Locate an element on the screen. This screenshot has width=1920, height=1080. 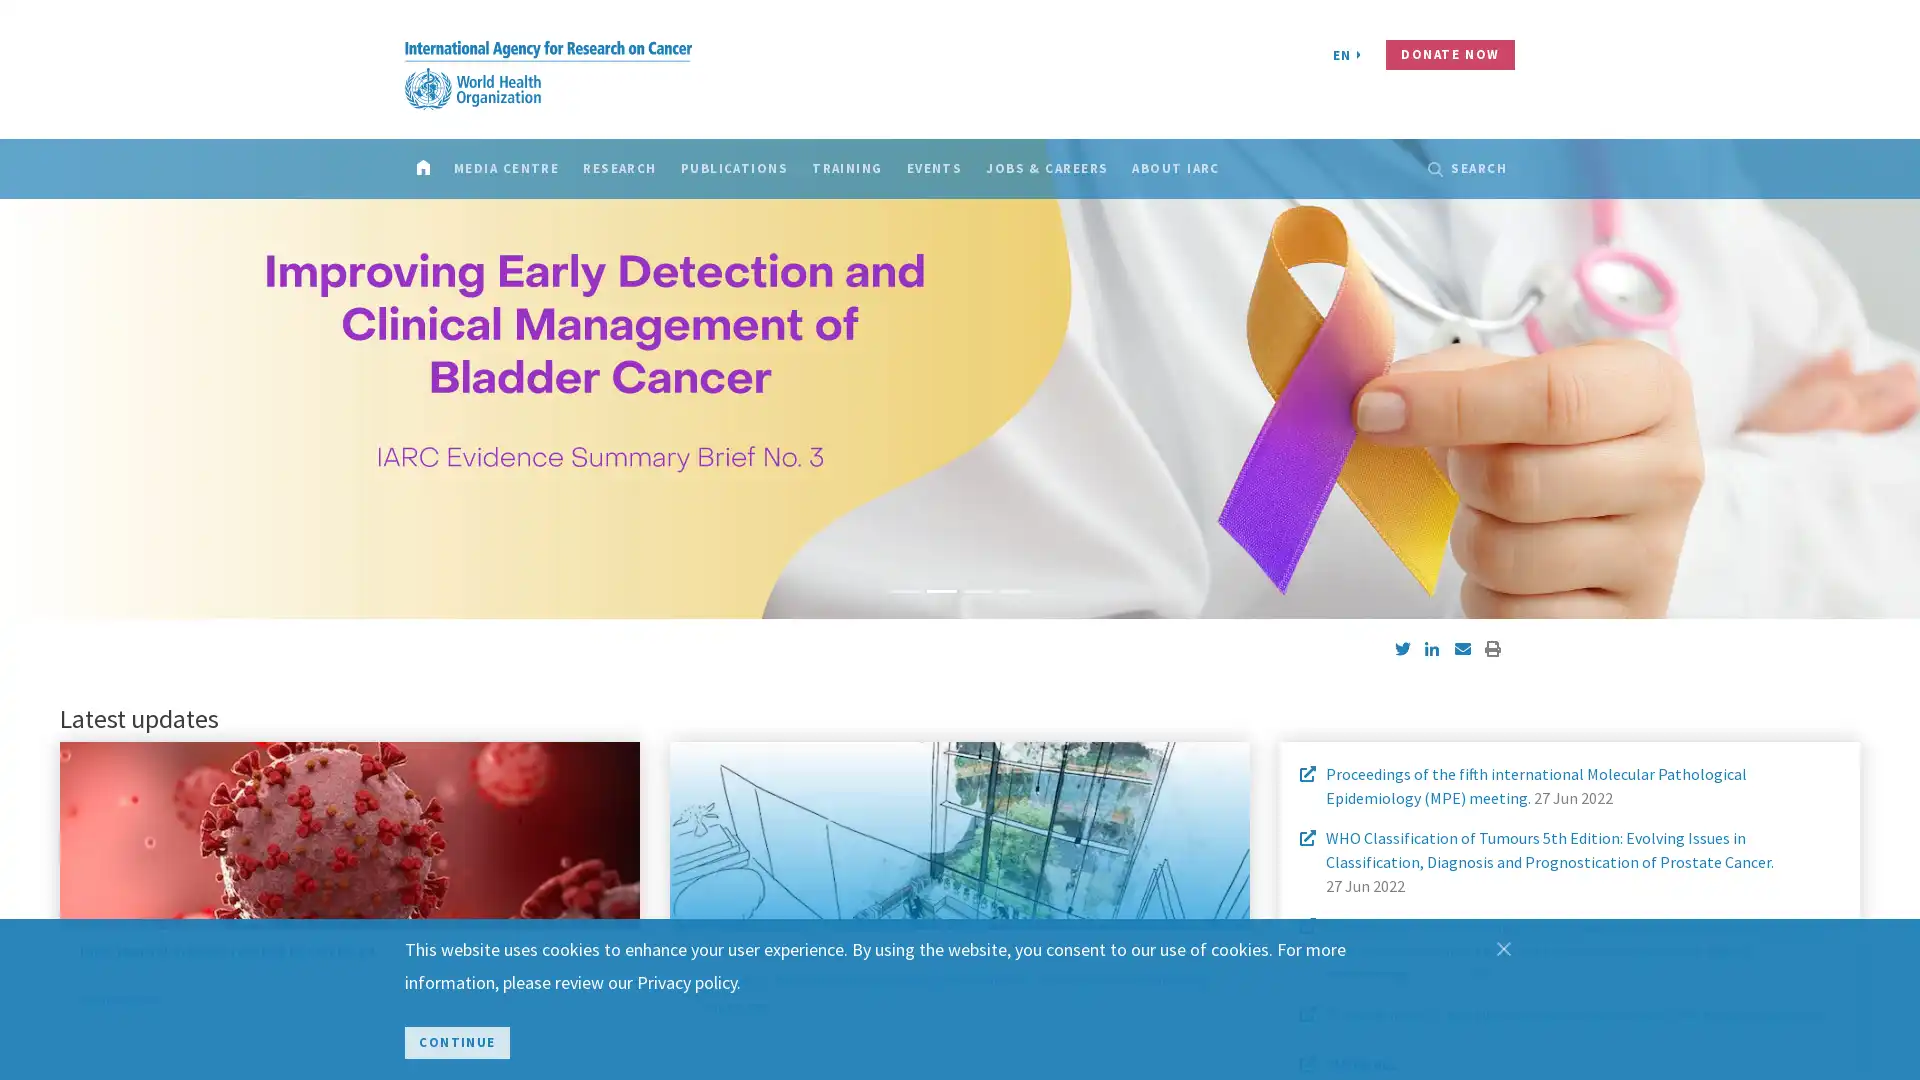
Goto Slide 2 is located at coordinates (940, 590).